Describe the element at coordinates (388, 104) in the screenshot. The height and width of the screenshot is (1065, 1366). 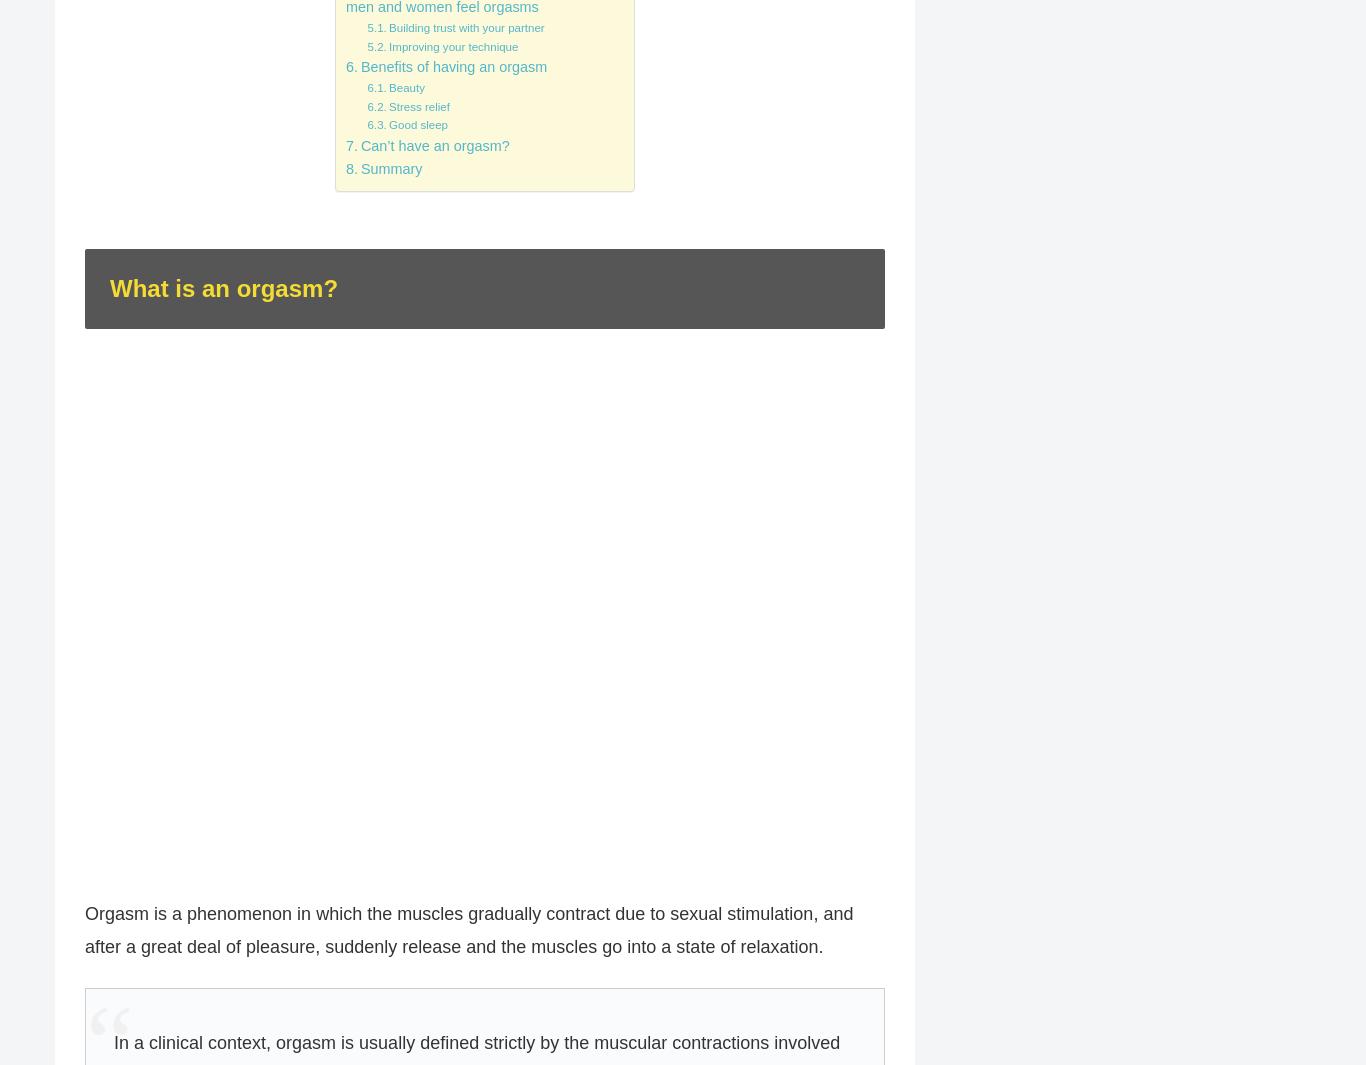
I see `'Stress relief'` at that location.